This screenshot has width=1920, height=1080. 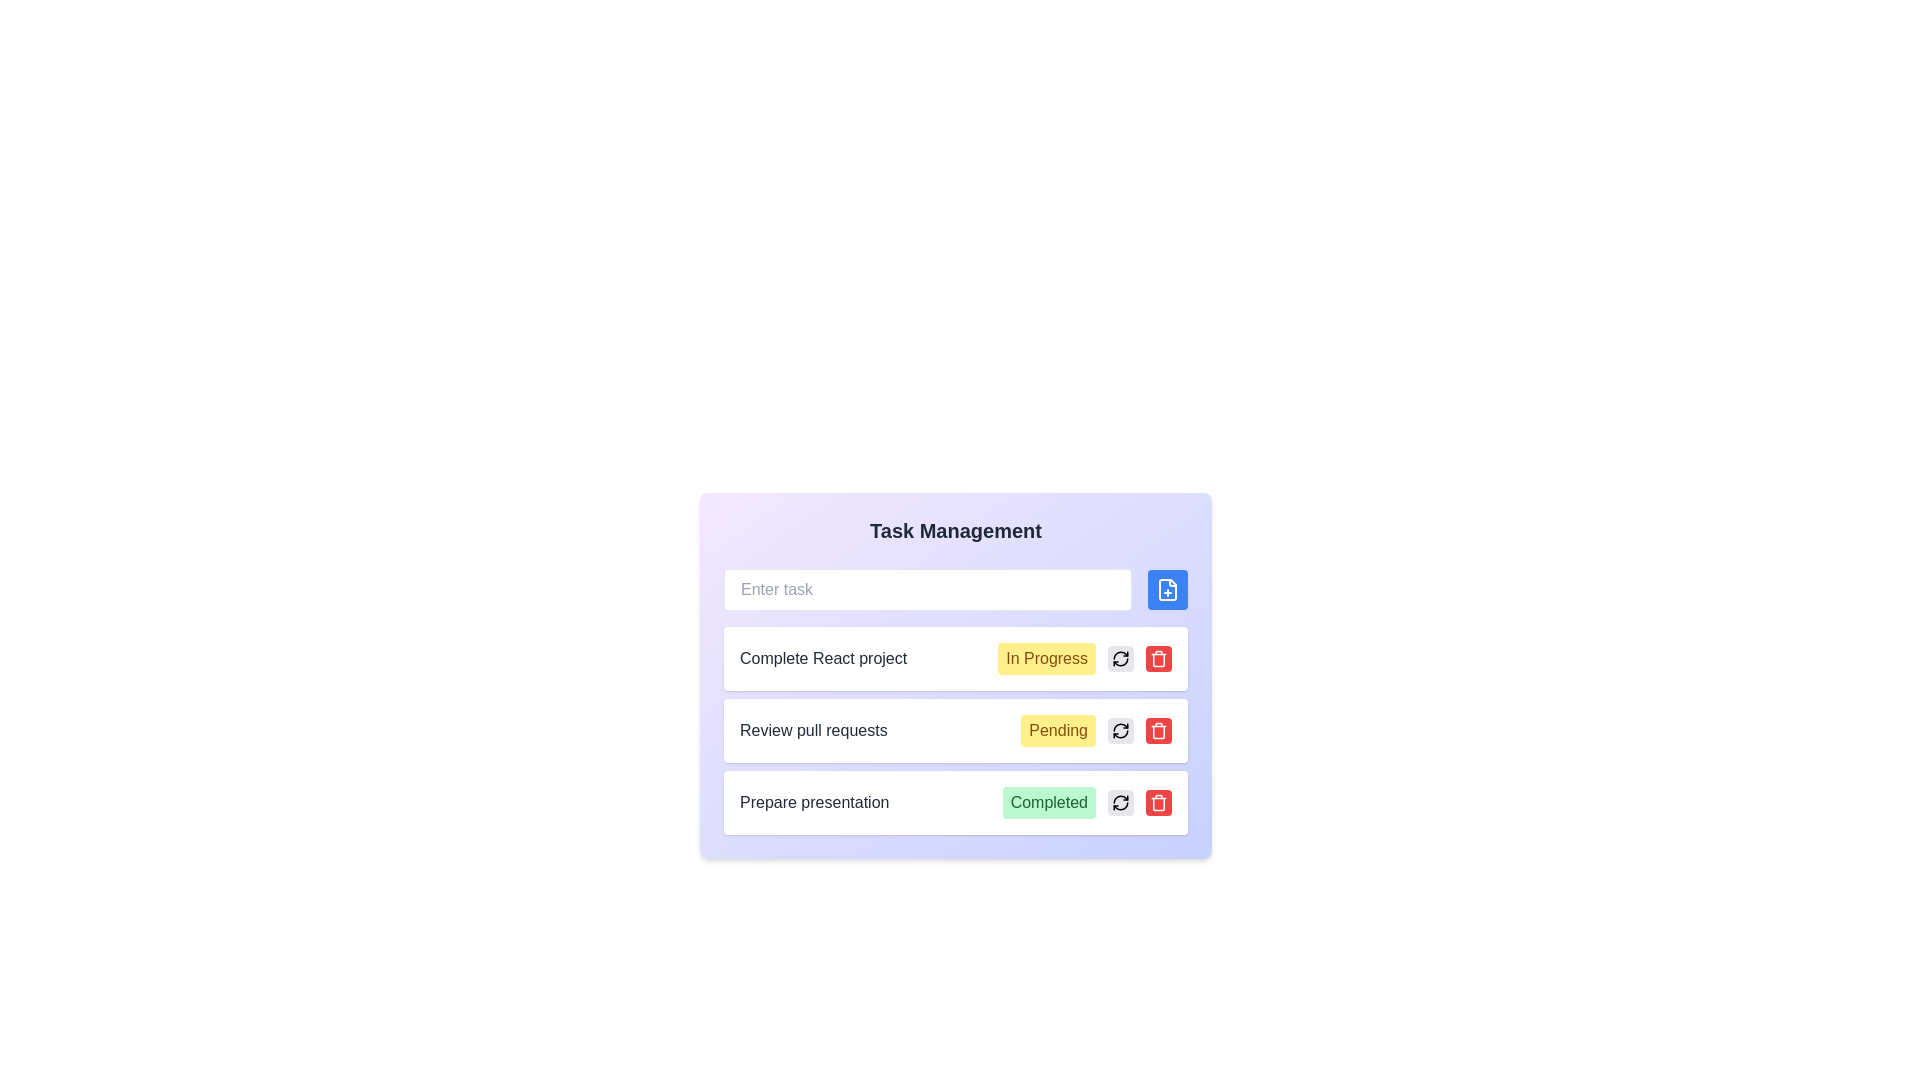 I want to click on the text label displaying 'Review pull requests', which is the leftmost text line in the second task row of the task management interface, so click(x=813, y=731).